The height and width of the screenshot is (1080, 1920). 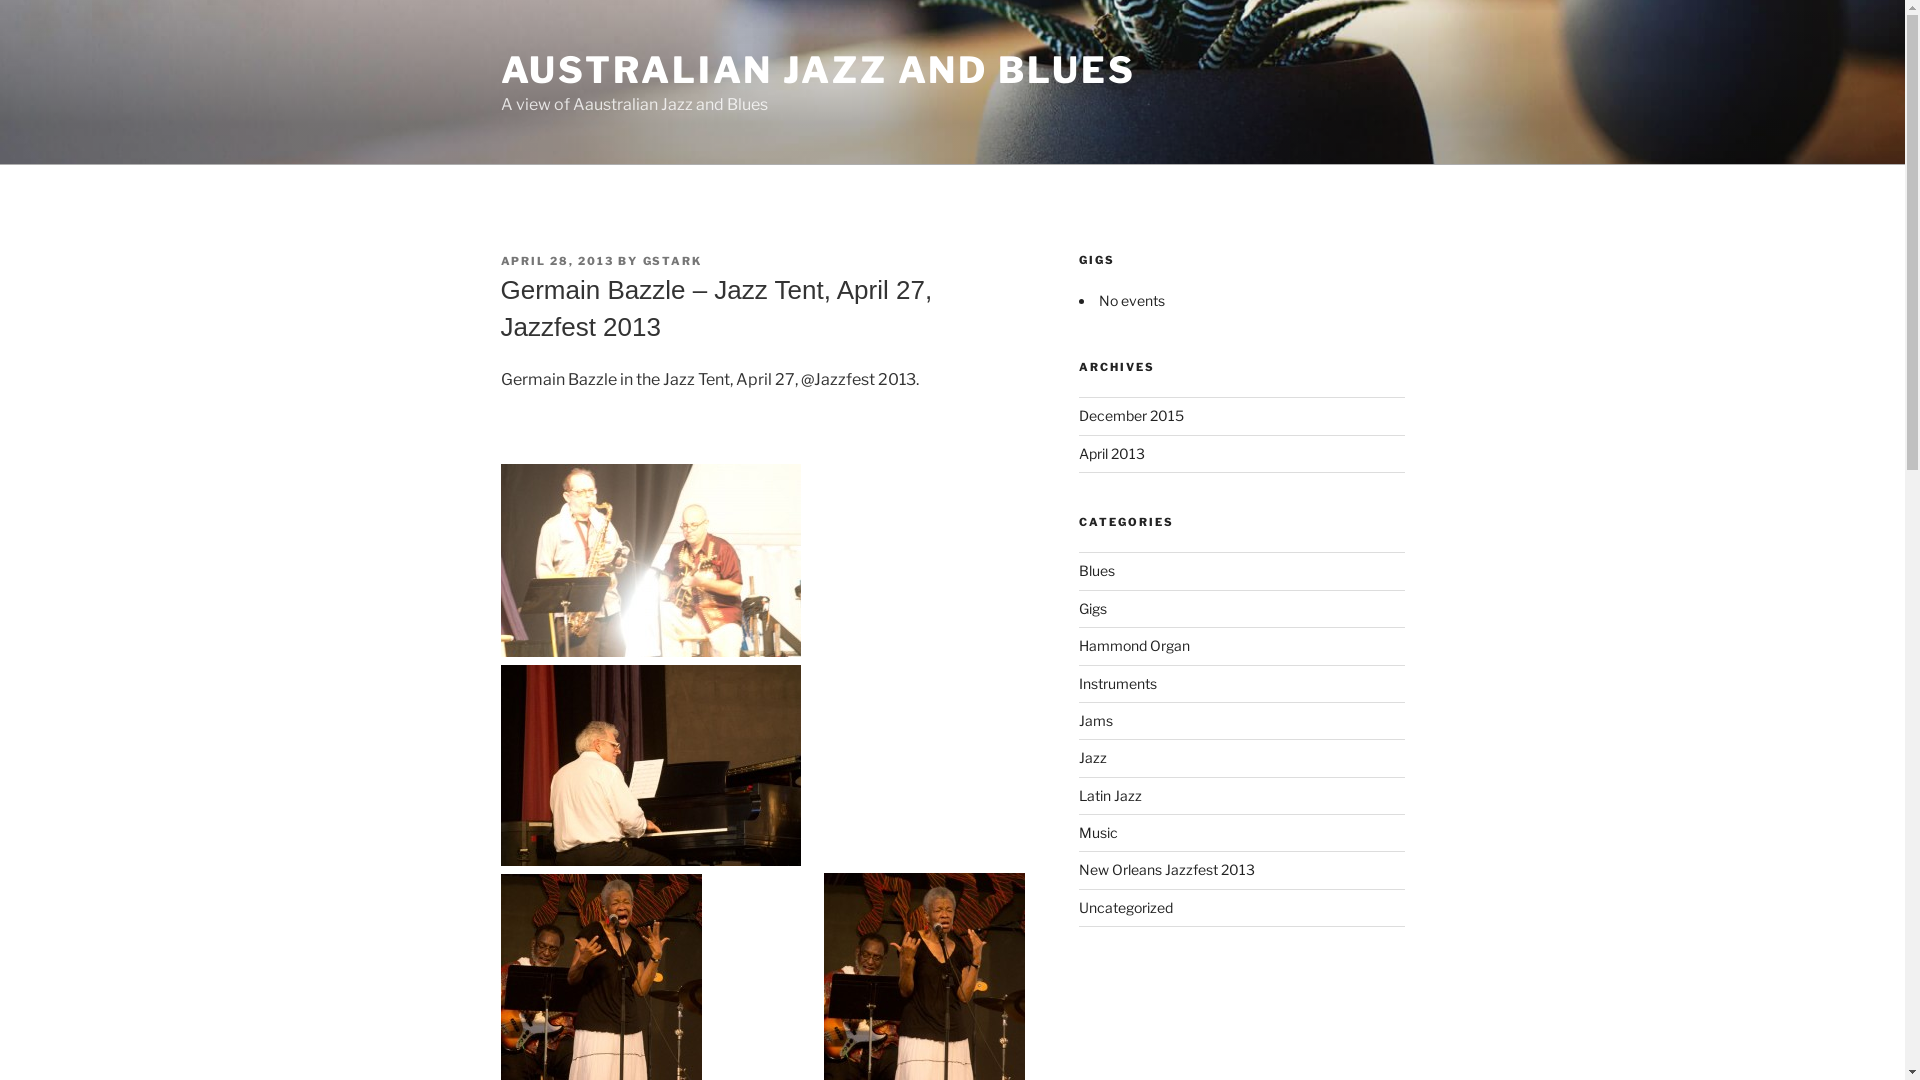 I want to click on 'AUSTRALIAN JAZZ AND BLUES', so click(x=817, y=68).